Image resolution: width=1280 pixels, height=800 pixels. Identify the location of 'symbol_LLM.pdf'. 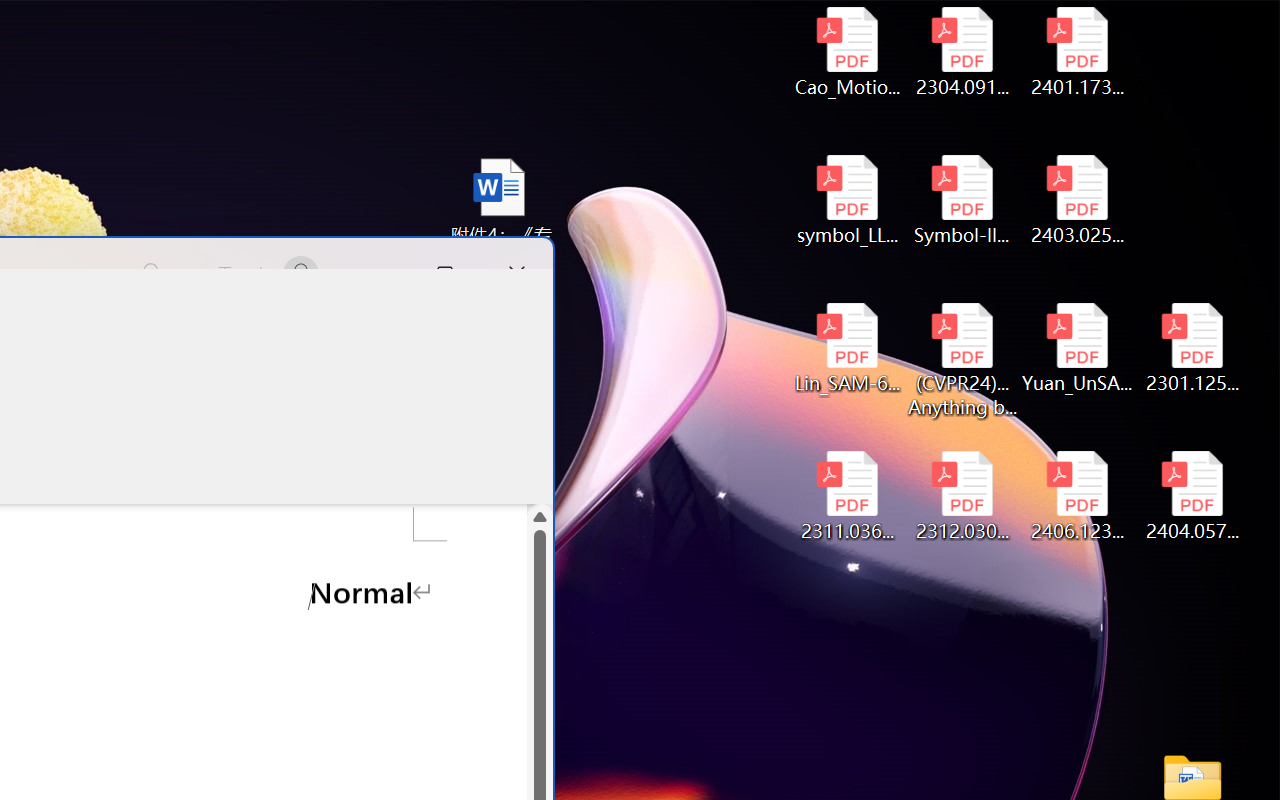
(847, 200).